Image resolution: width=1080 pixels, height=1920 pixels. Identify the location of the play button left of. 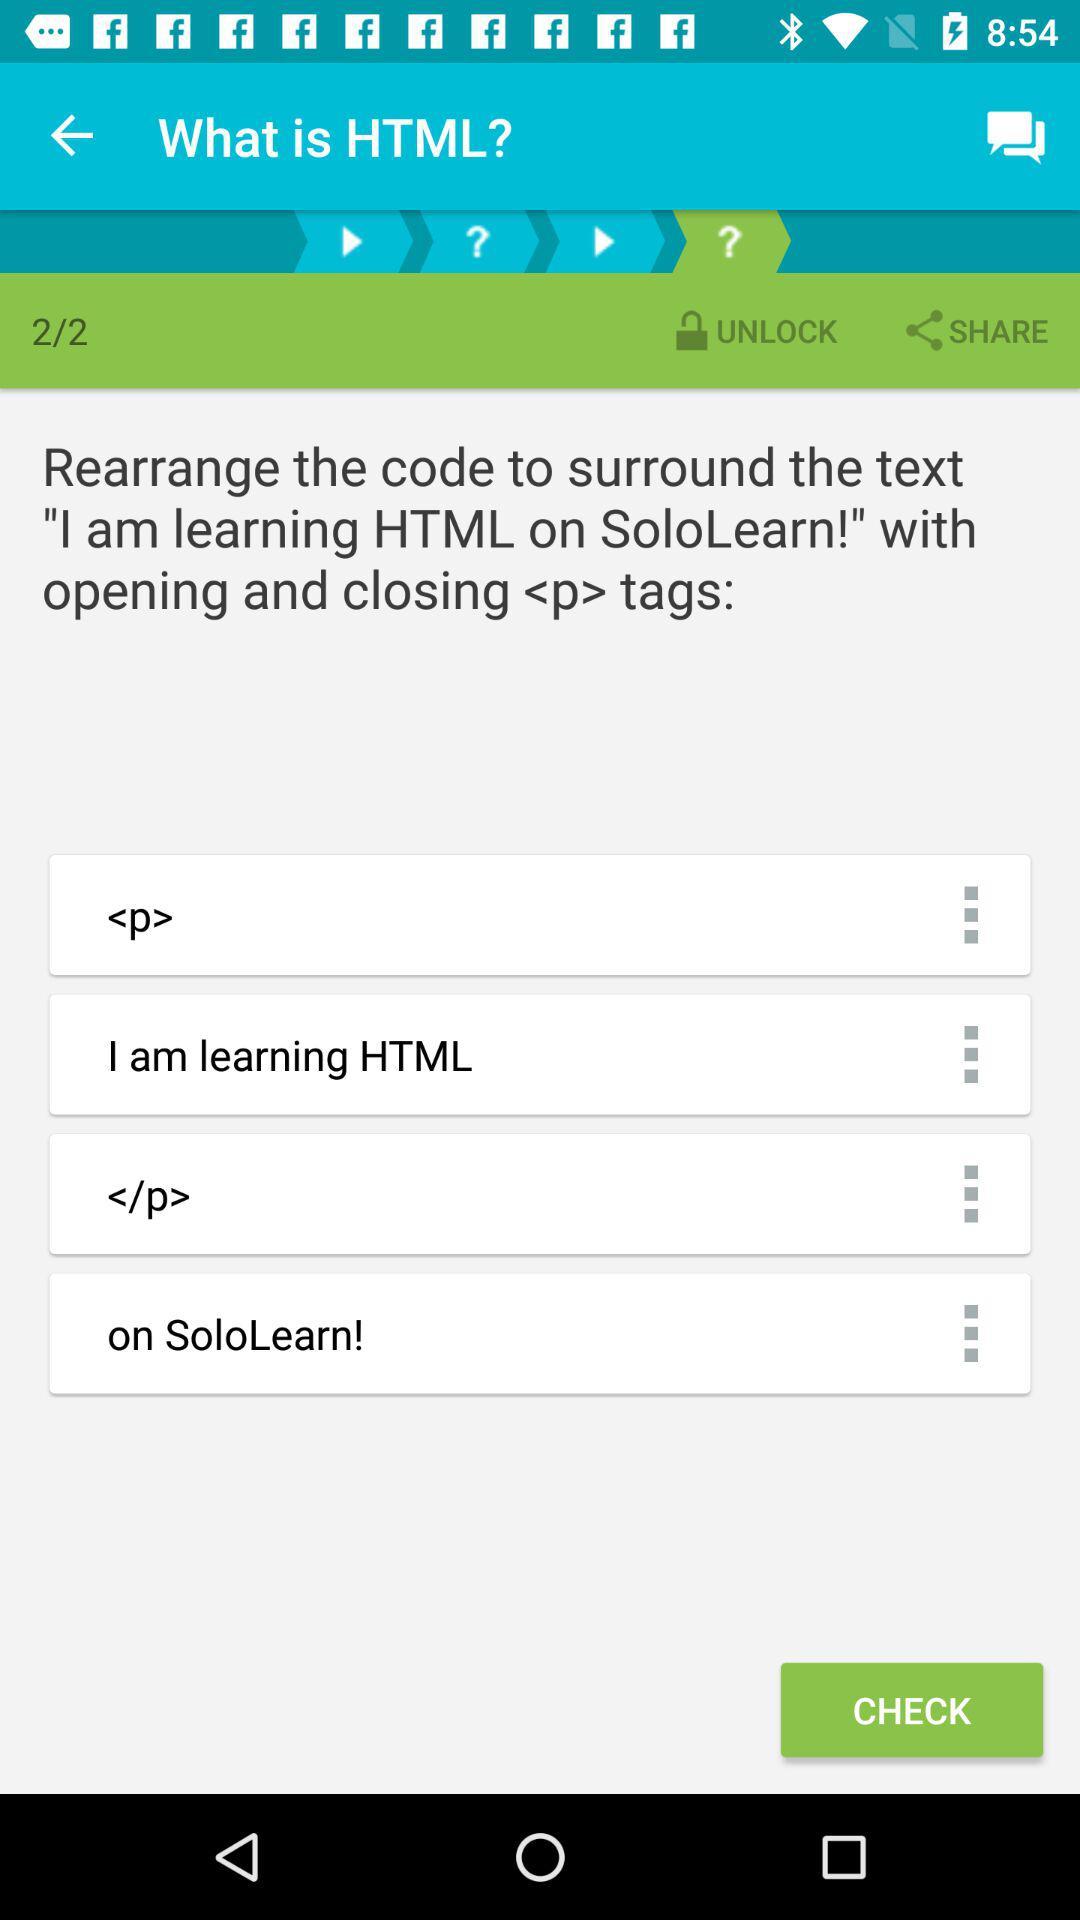
(350, 240).